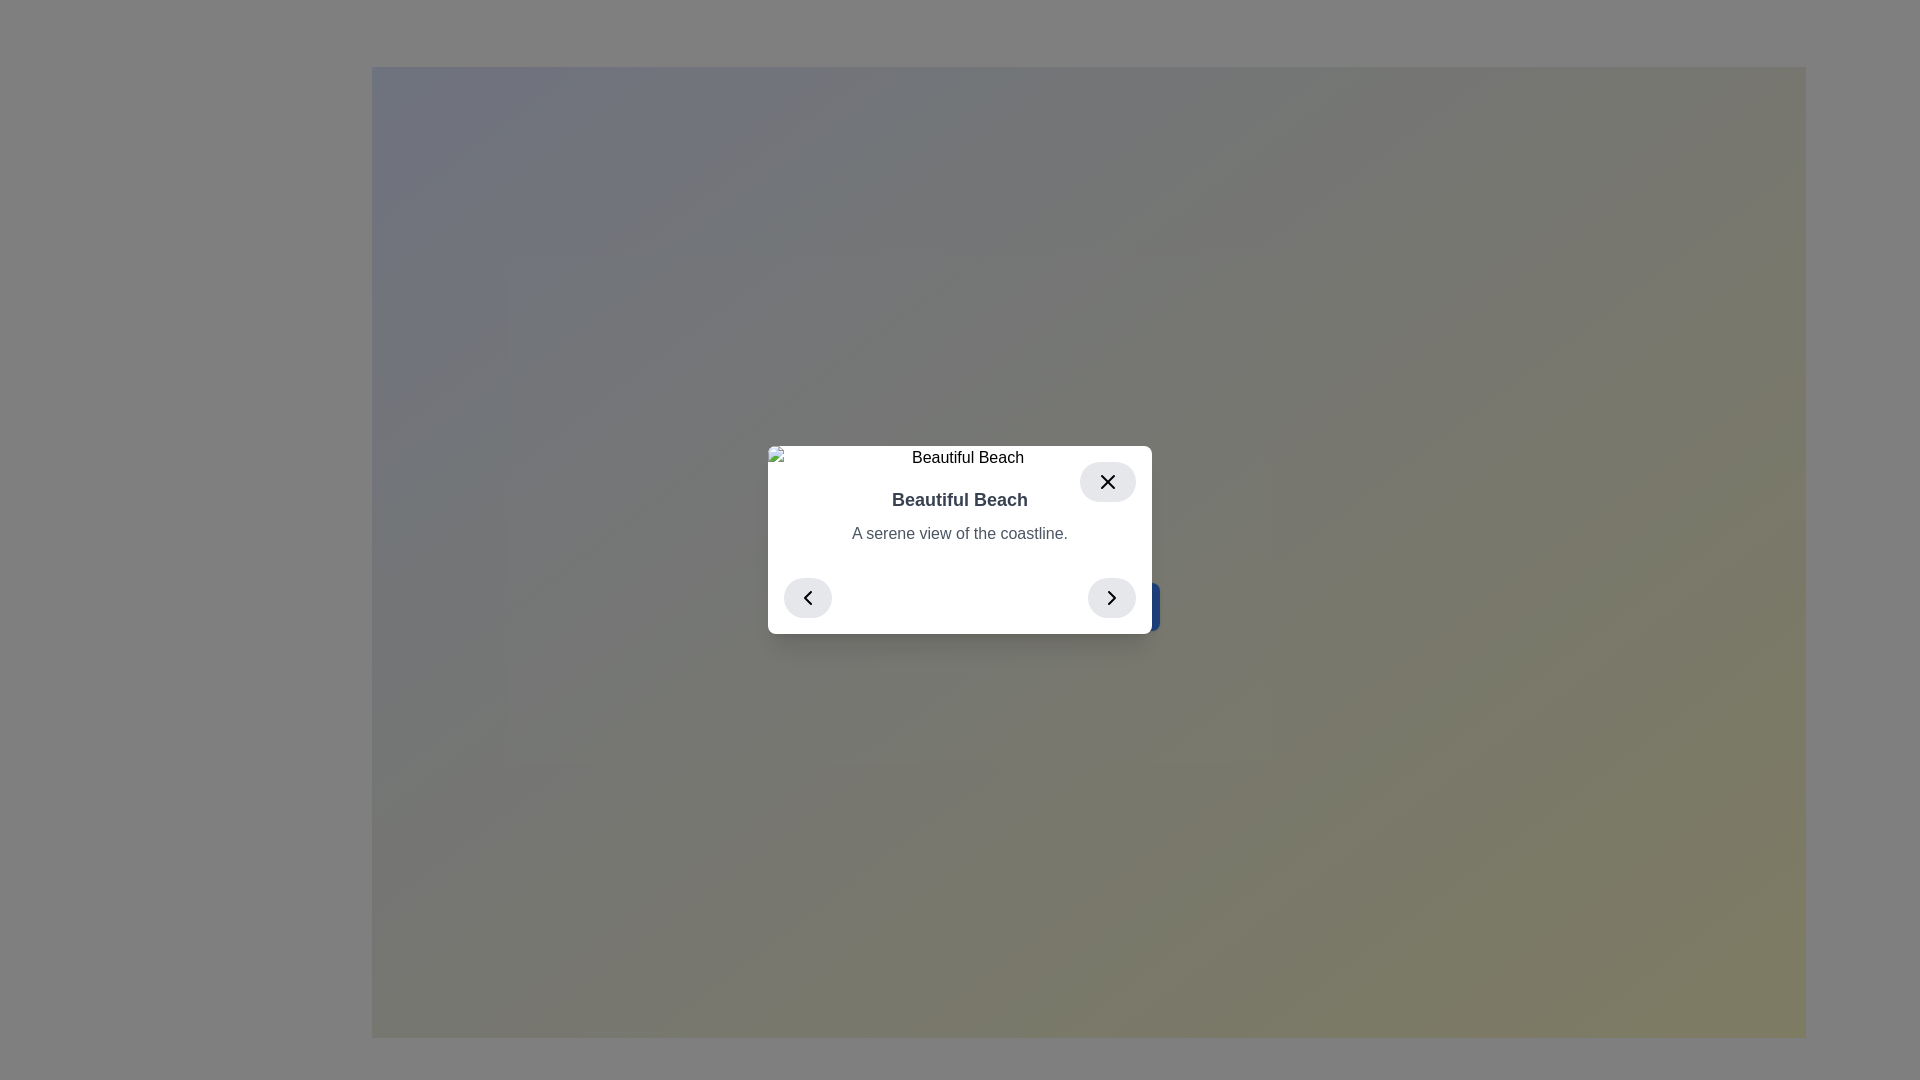 The height and width of the screenshot is (1080, 1920). Describe the element at coordinates (807, 596) in the screenshot. I see `the backward navigation icon located in the bottom left corner of the pop-up card UI` at that location.